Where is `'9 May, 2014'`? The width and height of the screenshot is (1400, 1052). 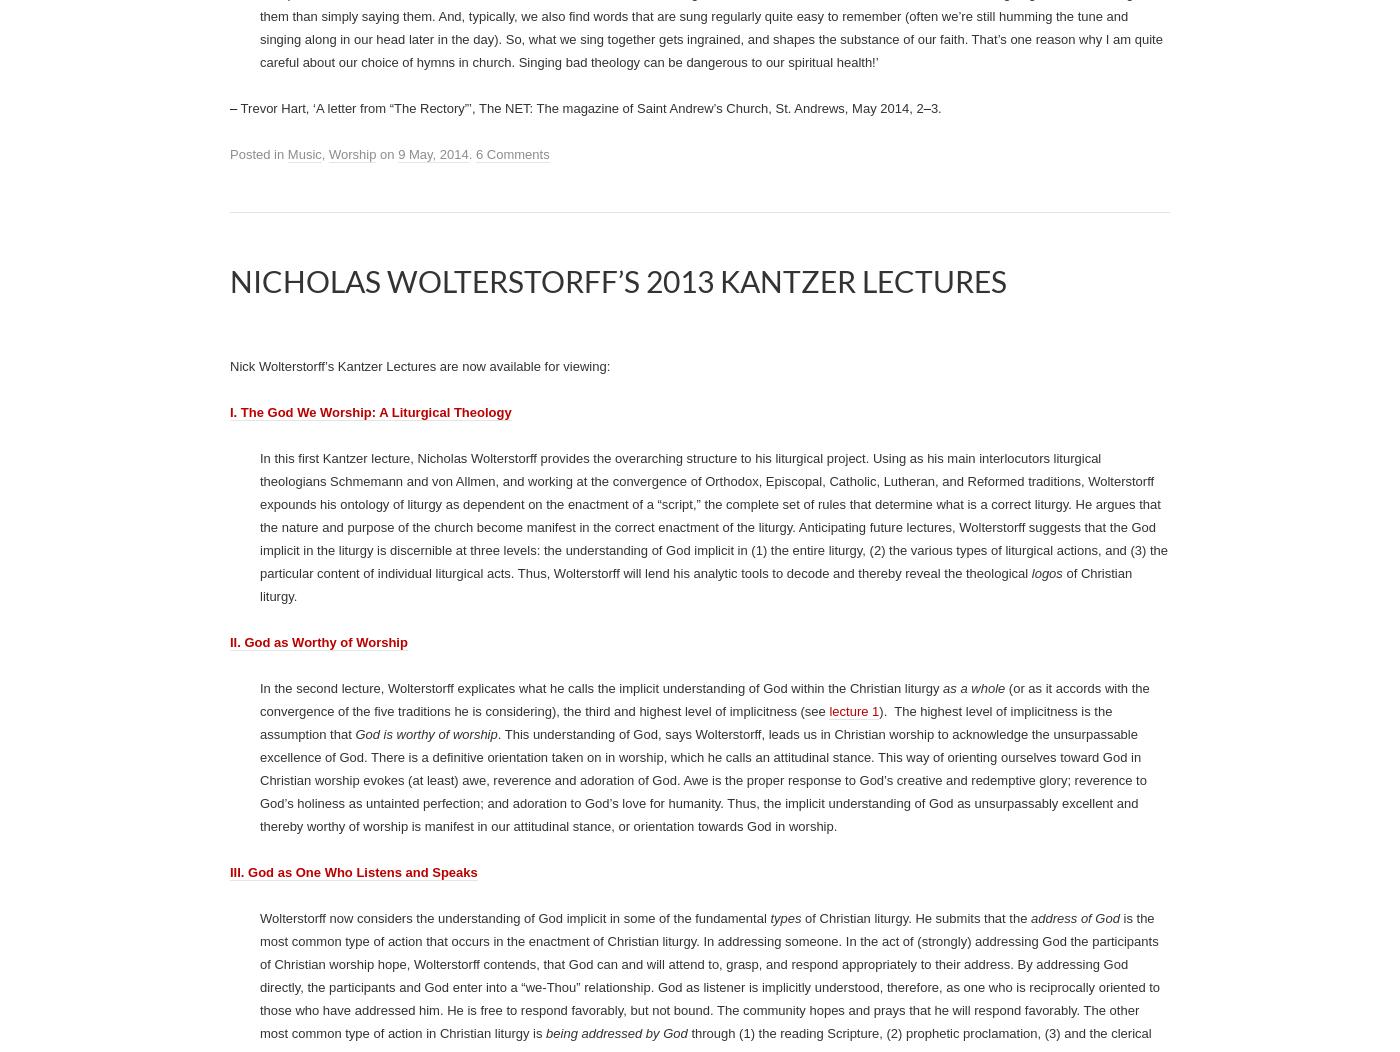 '9 May, 2014' is located at coordinates (433, 471).